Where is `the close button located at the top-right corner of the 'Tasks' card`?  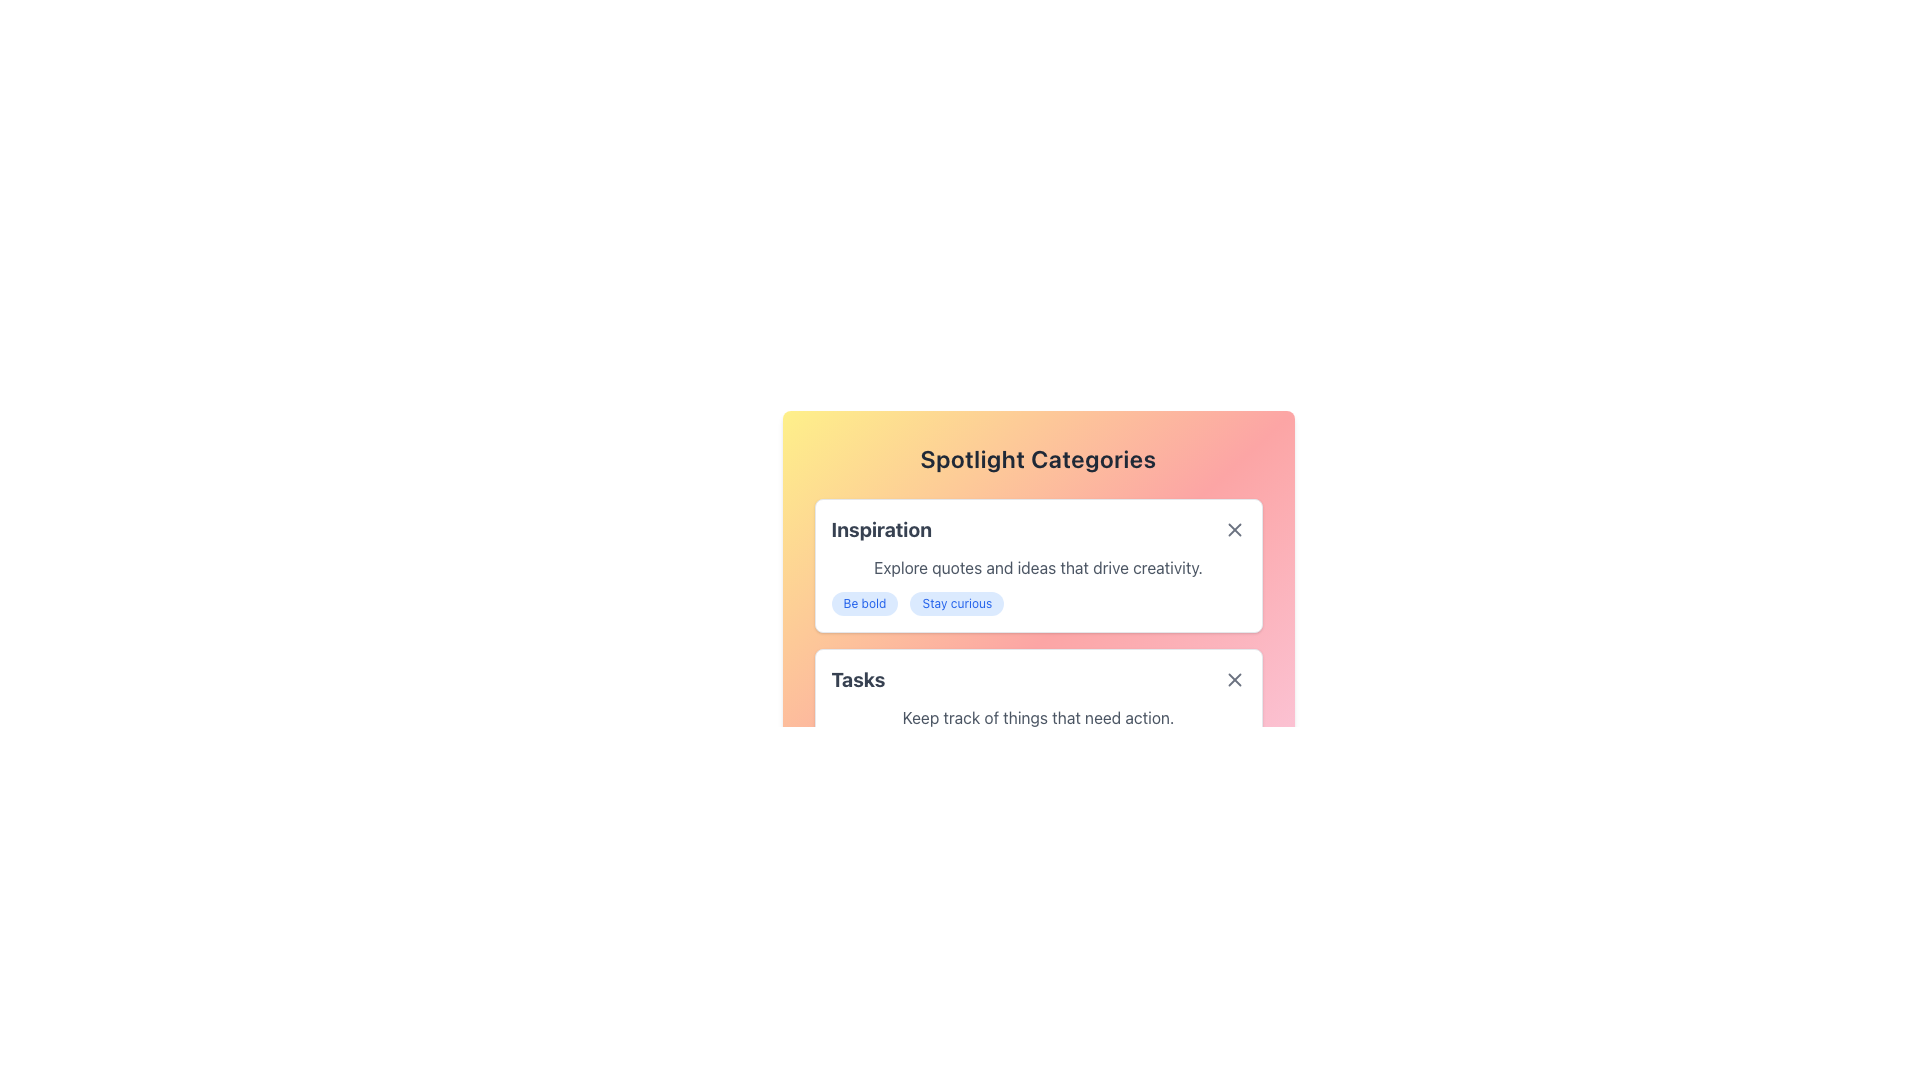
the close button located at the top-right corner of the 'Tasks' card is located at coordinates (1233, 678).